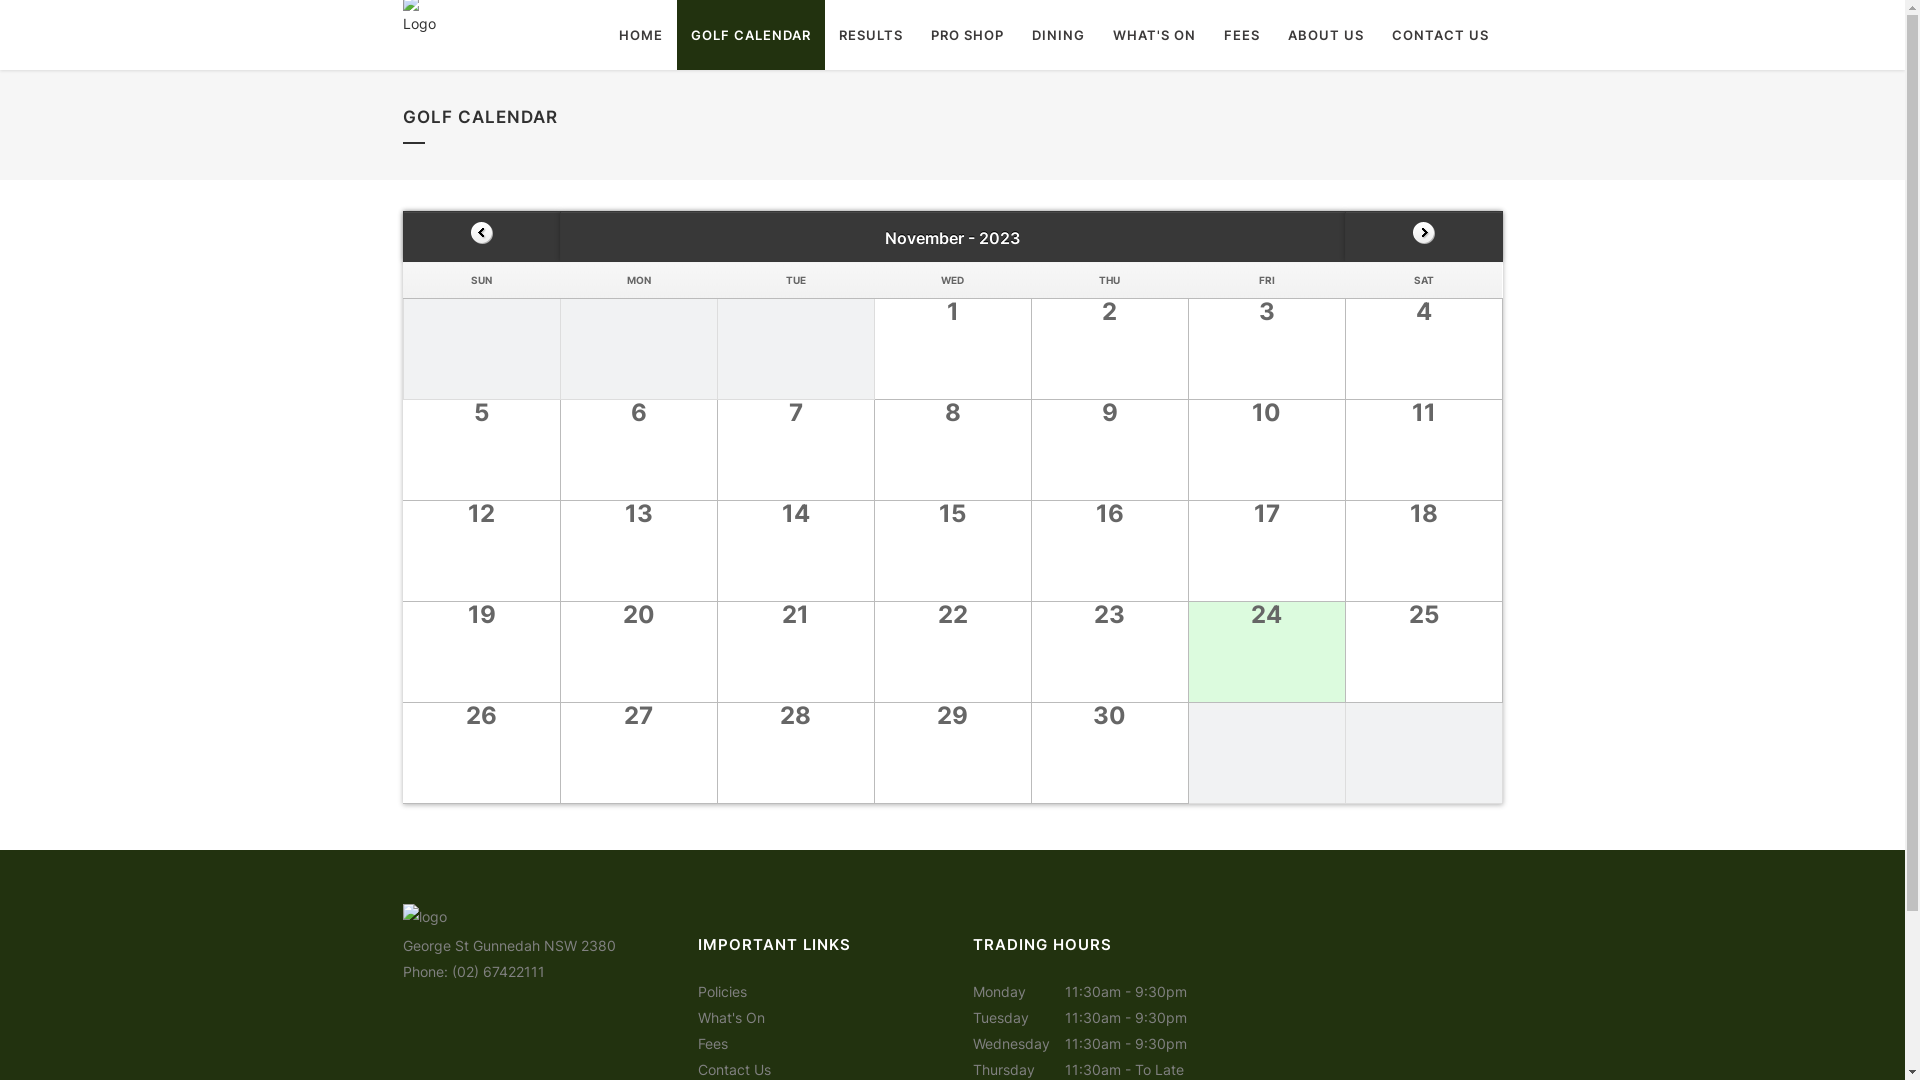 This screenshot has height=1080, width=1920. What do you see at coordinates (1325, 34) in the screenshot?
I see `'ABOUT US'` at bounding box center [1325, 34].